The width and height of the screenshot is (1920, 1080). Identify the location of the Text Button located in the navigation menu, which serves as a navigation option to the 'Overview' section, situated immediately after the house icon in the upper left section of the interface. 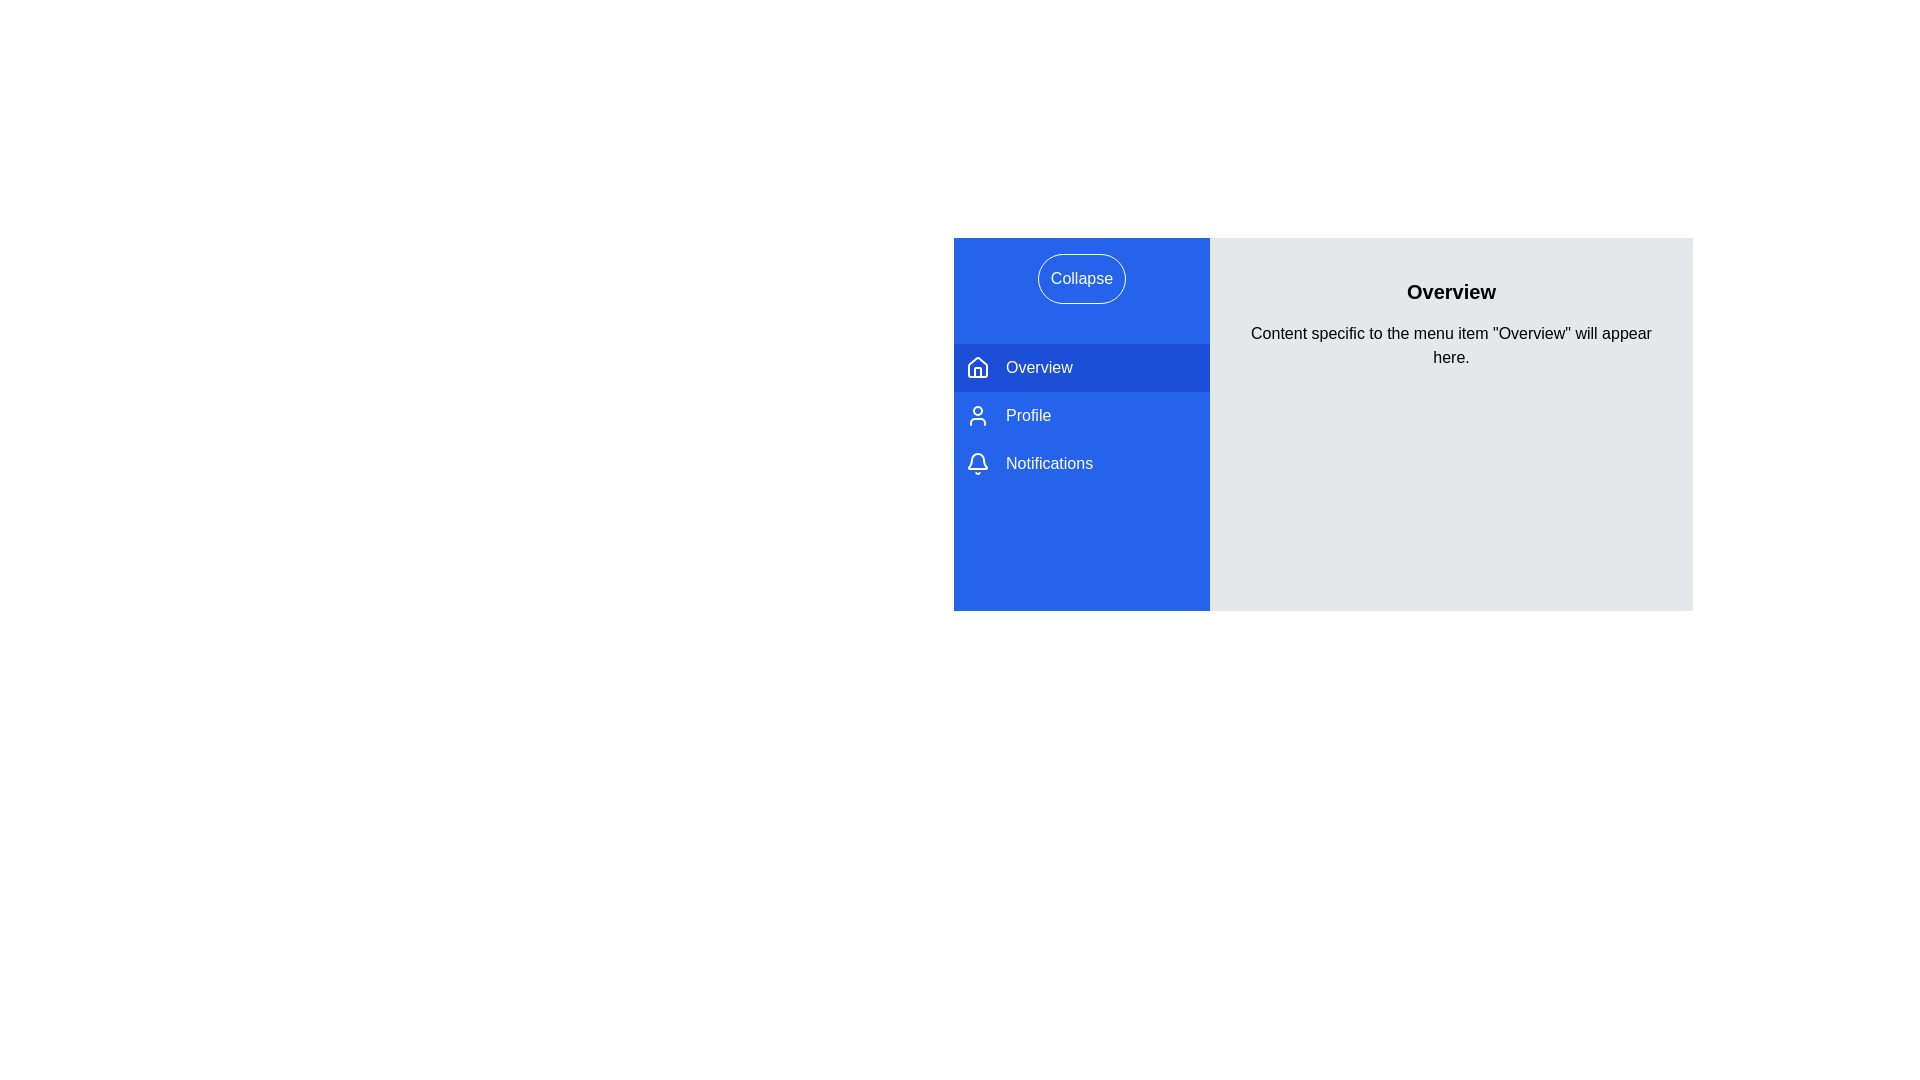
(1039, 367).